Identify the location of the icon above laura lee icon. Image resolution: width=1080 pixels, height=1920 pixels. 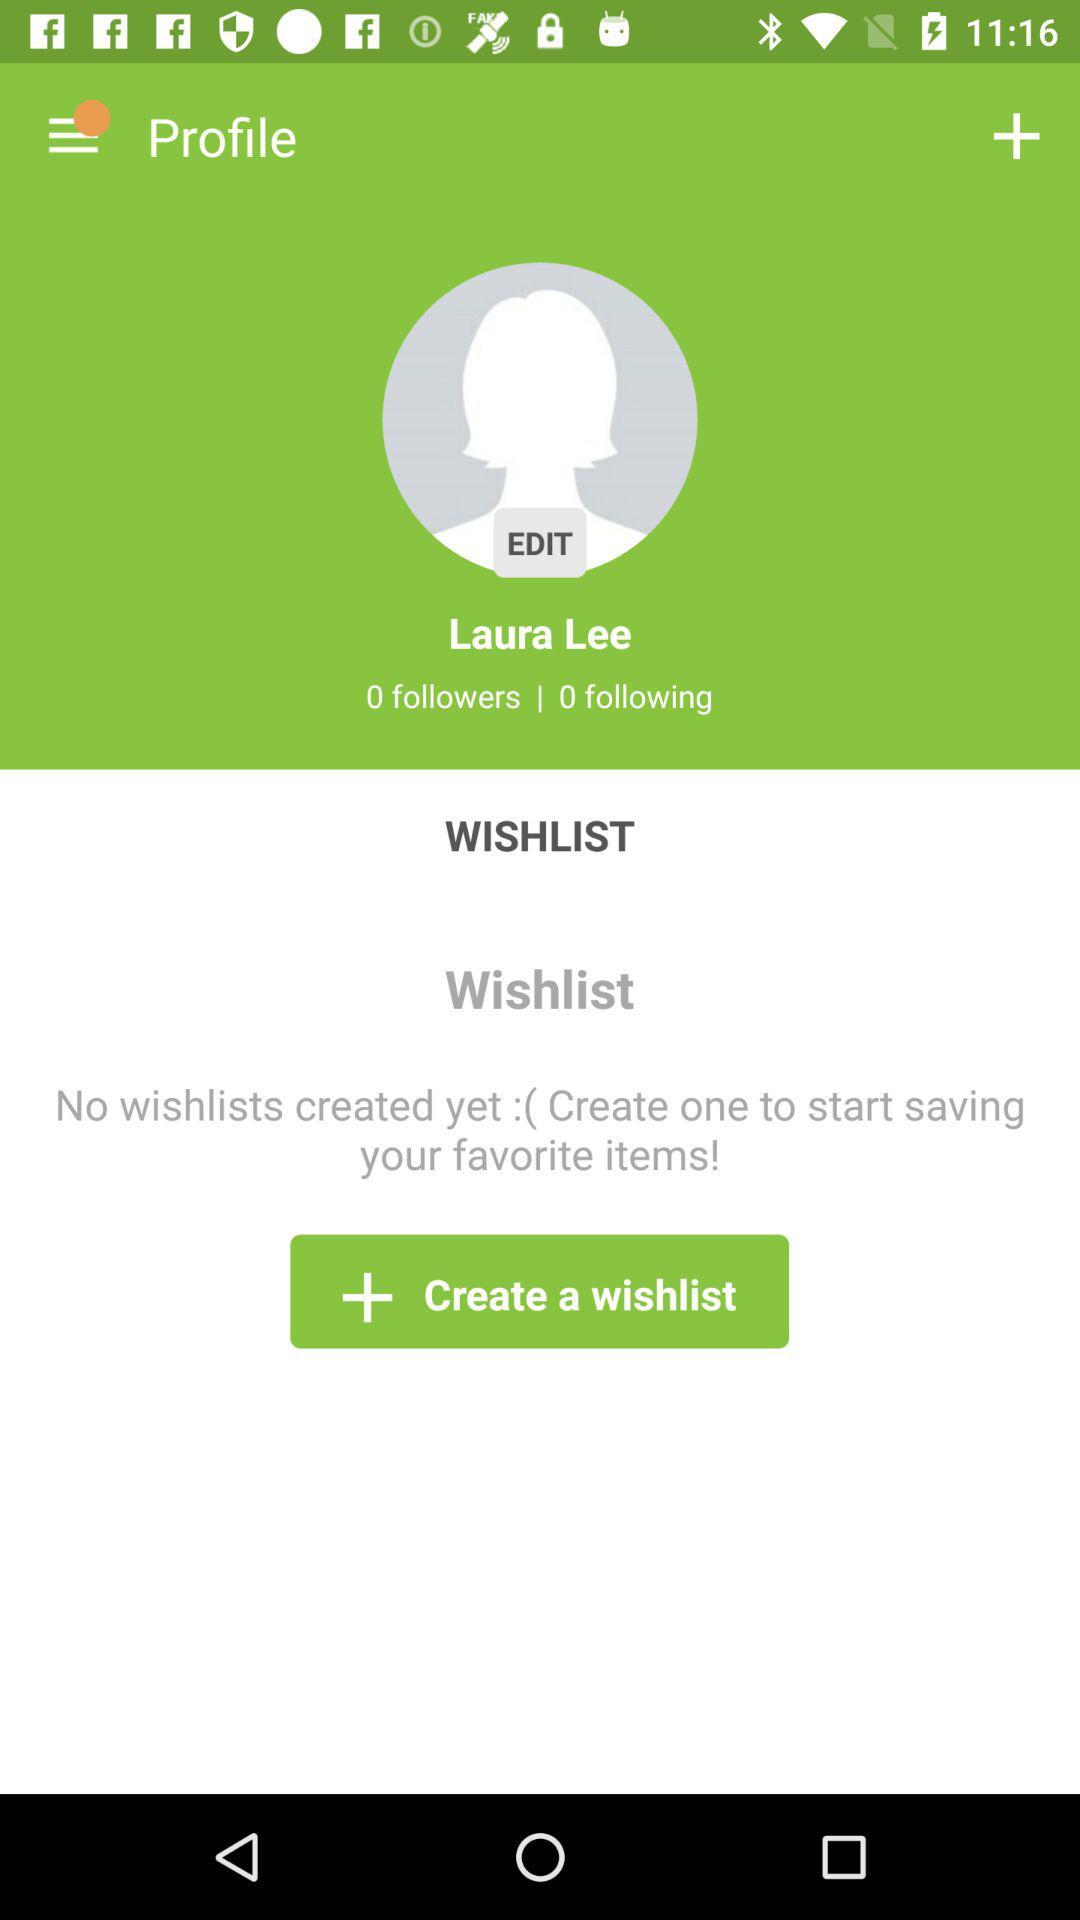
(540, 419).